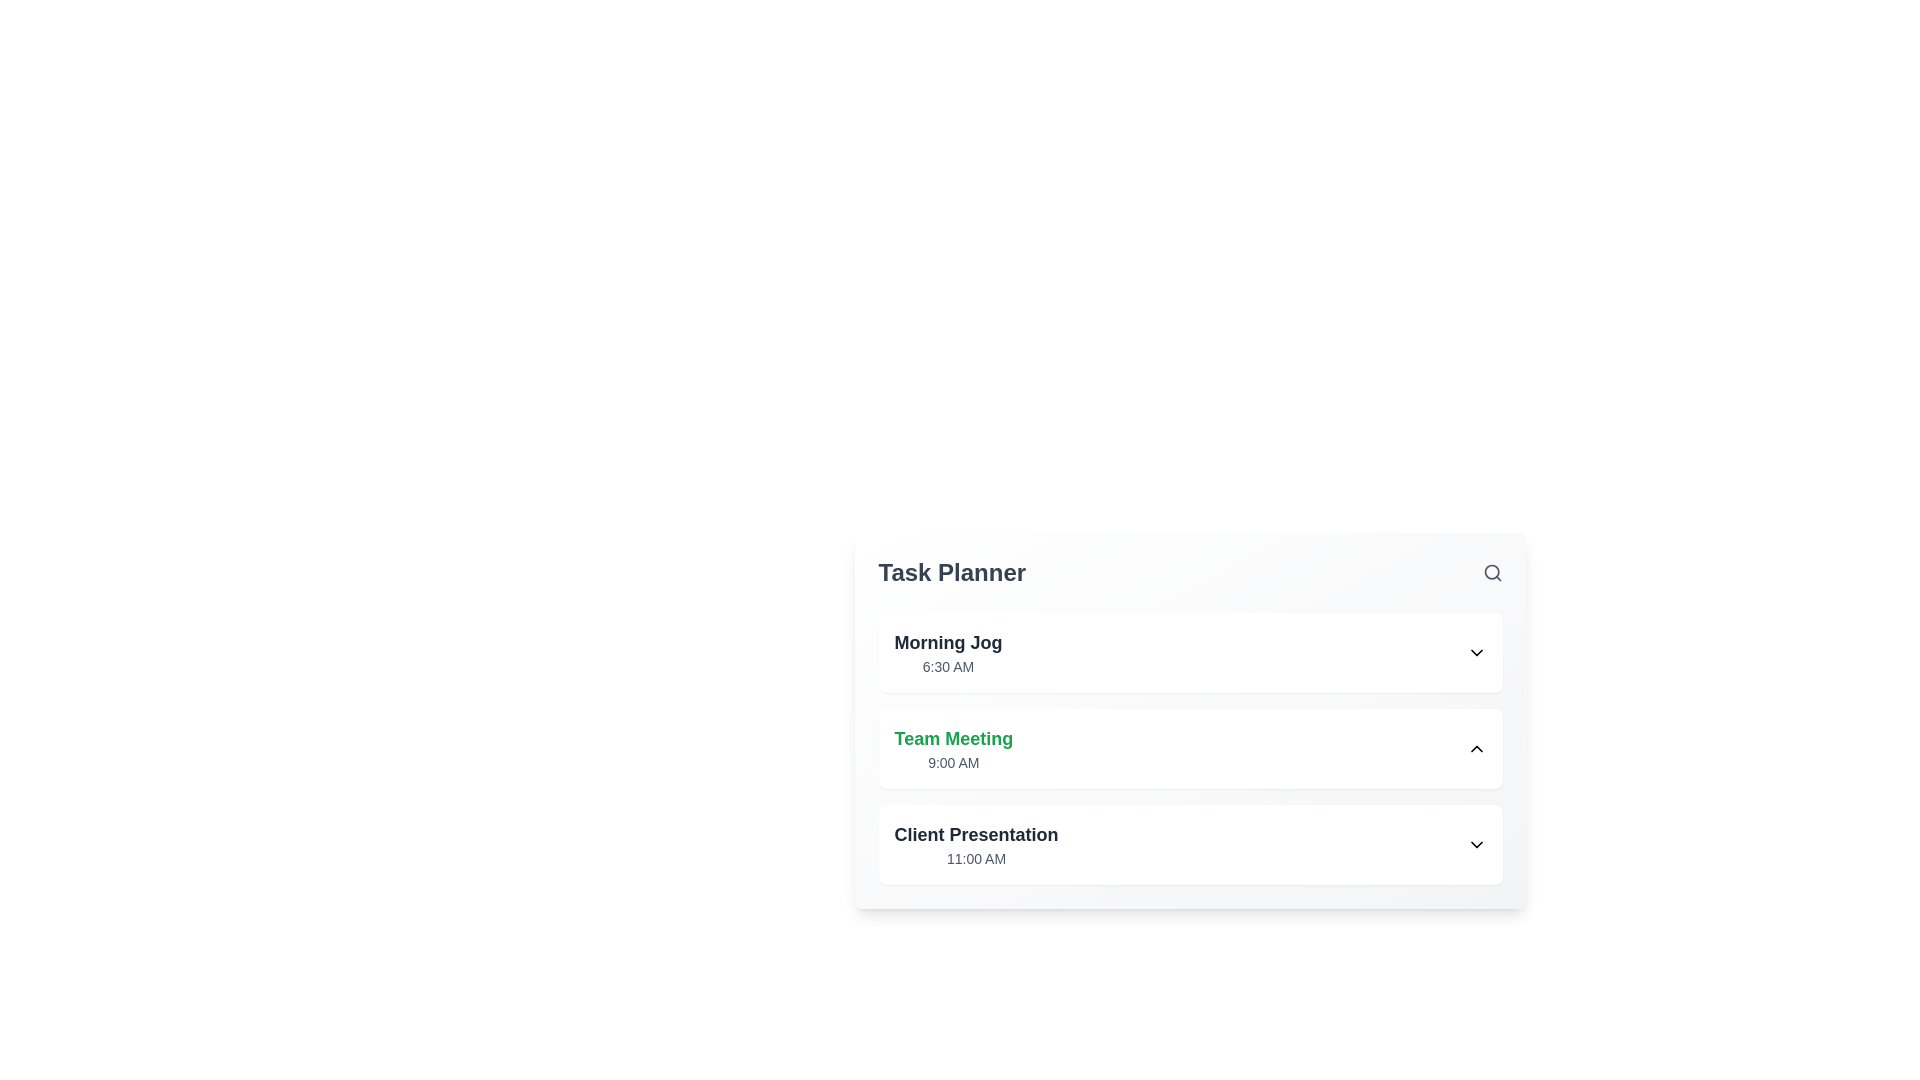  I want to click on the search icon located in the header of the 'Task Planner' section, which is the last element to the right of the 'Task Planner' text label, so click(1492, 573).